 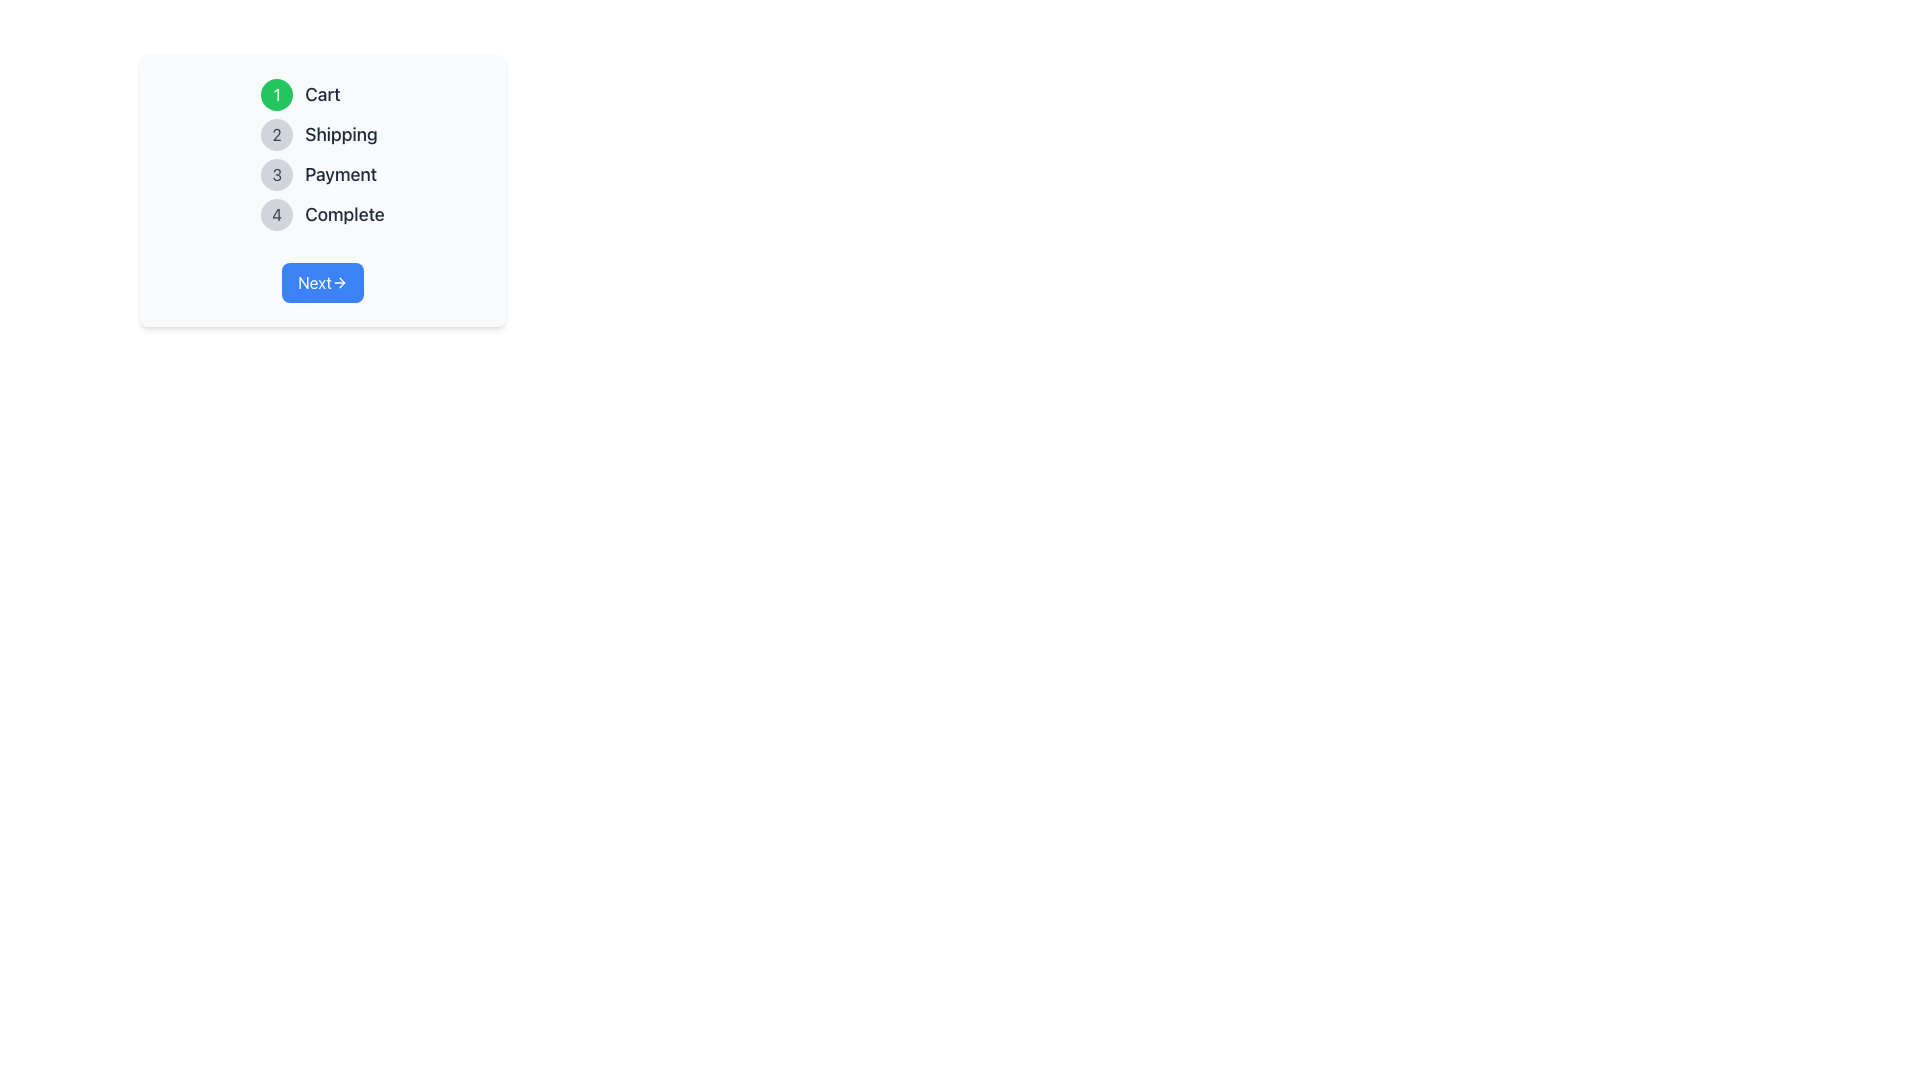 What do you see at coordinates (322, 215) in the screenshot?
I see `the Step indicator displaying '4 Complete', which is a circular badge with gray color and white text, located below the '3 Payment' item` at bounding box center [322, 215].